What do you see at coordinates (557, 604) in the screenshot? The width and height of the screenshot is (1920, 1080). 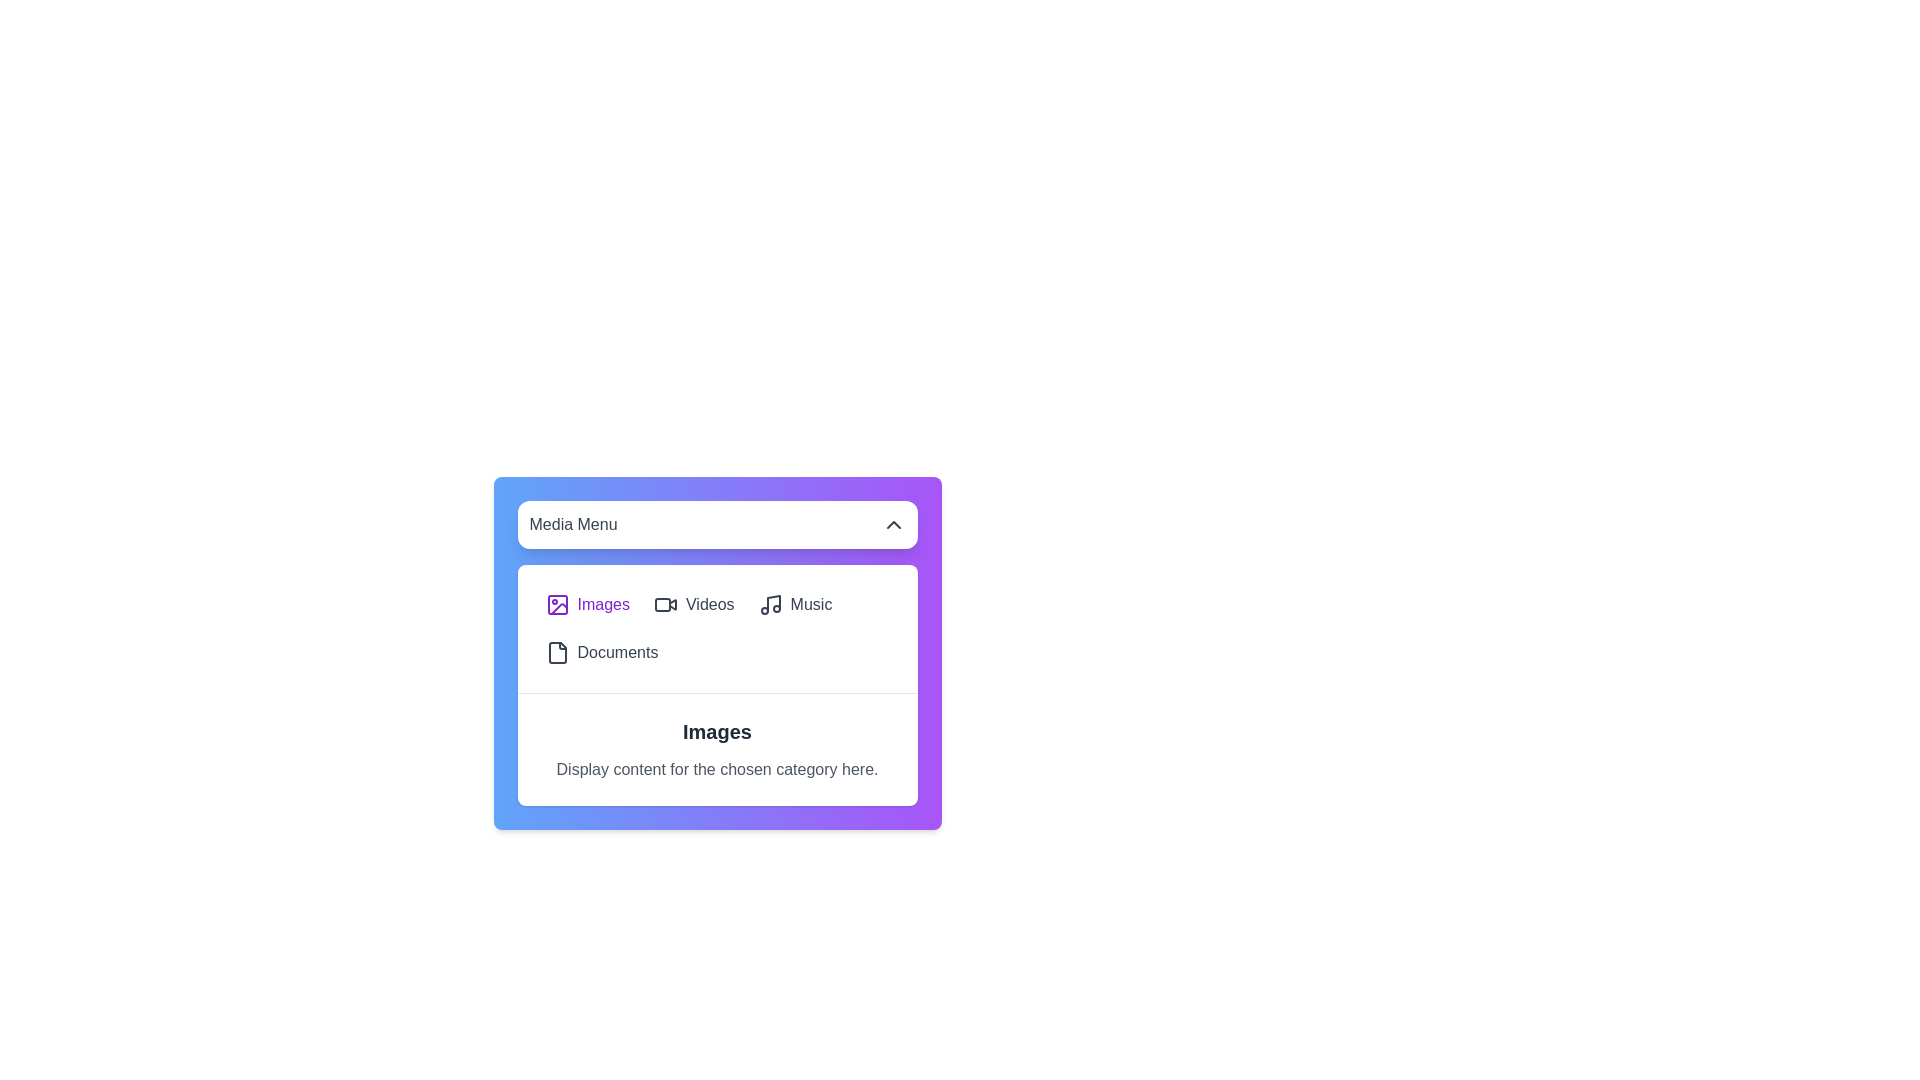 I see `the small rectangular shape with rounded corners located inside the icon to the left of the 'Images' text in the media menu` at bounding box center [557, 604].